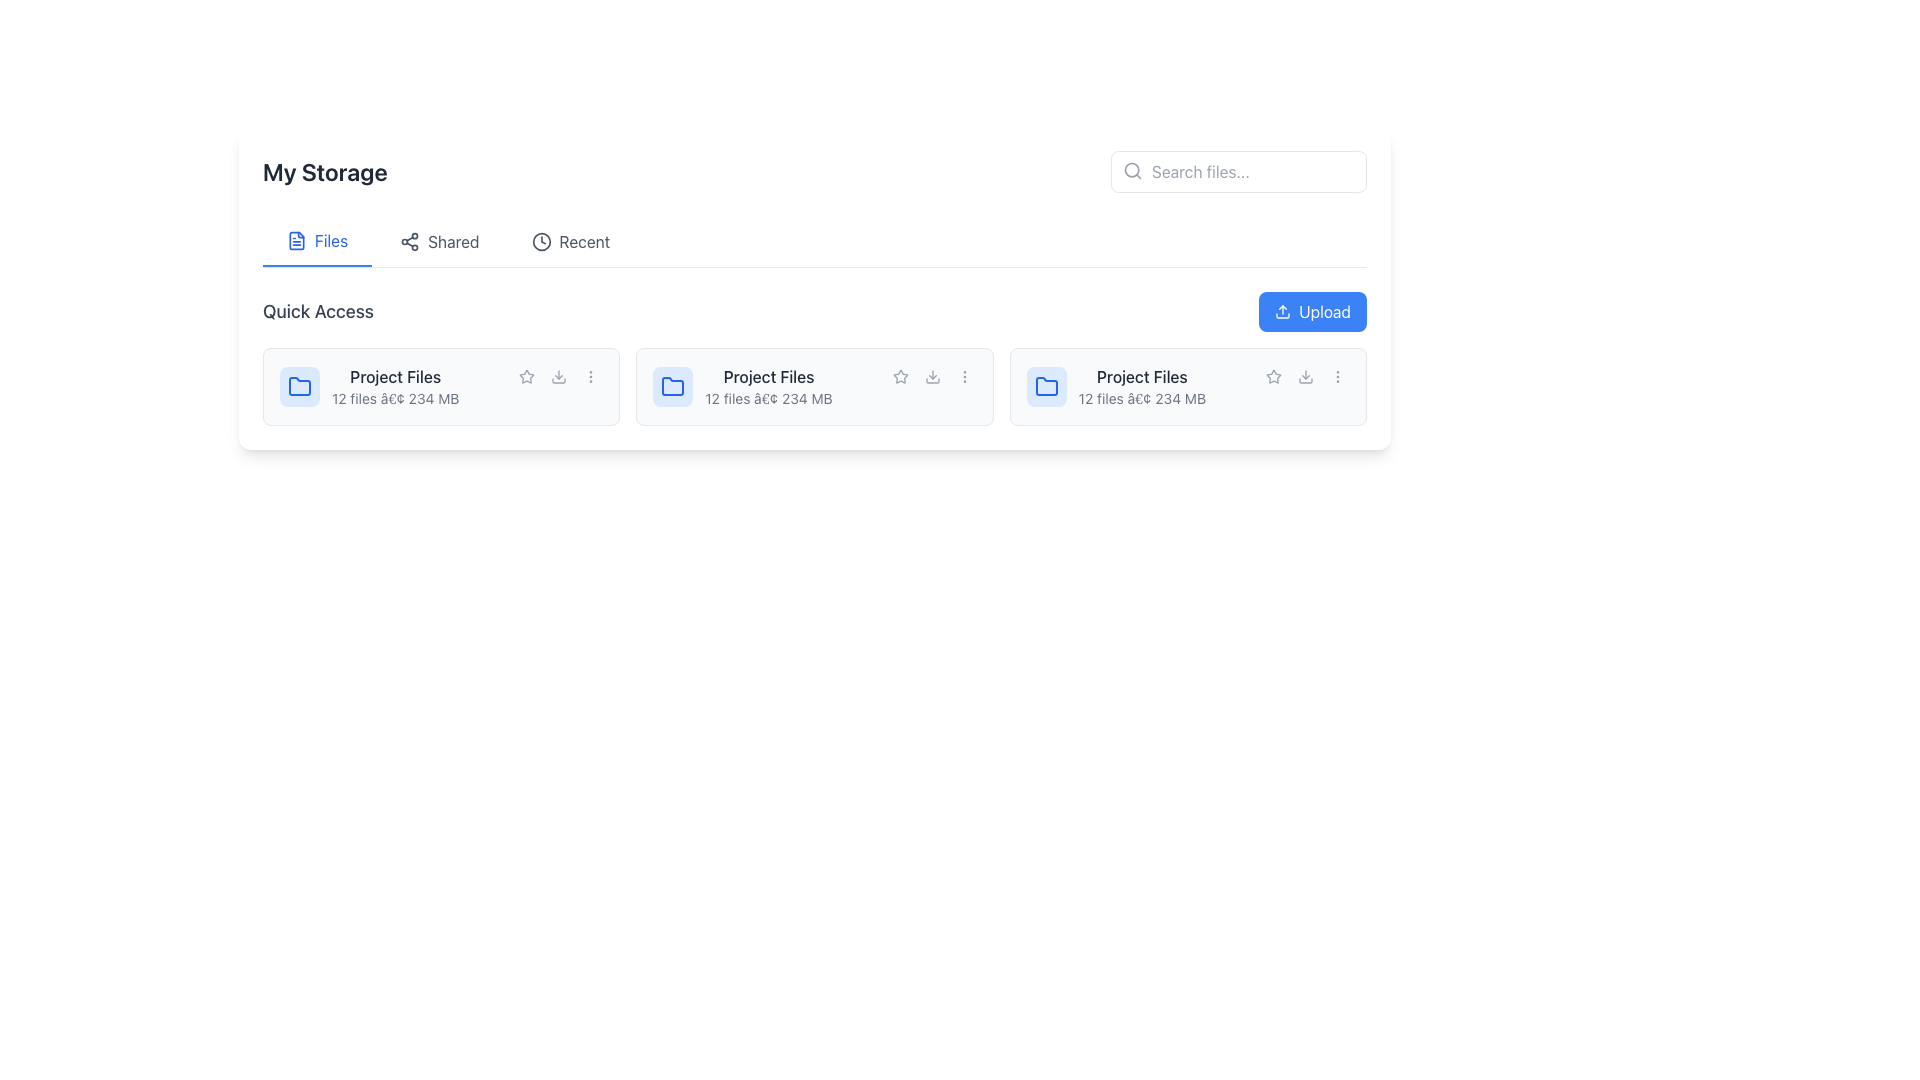  Describe the element at coordinates (899, 377) in the screenshot. I see `the favorite icon located in the middle of the 'Project Files' card within the 'Quick Access' section` at that location.